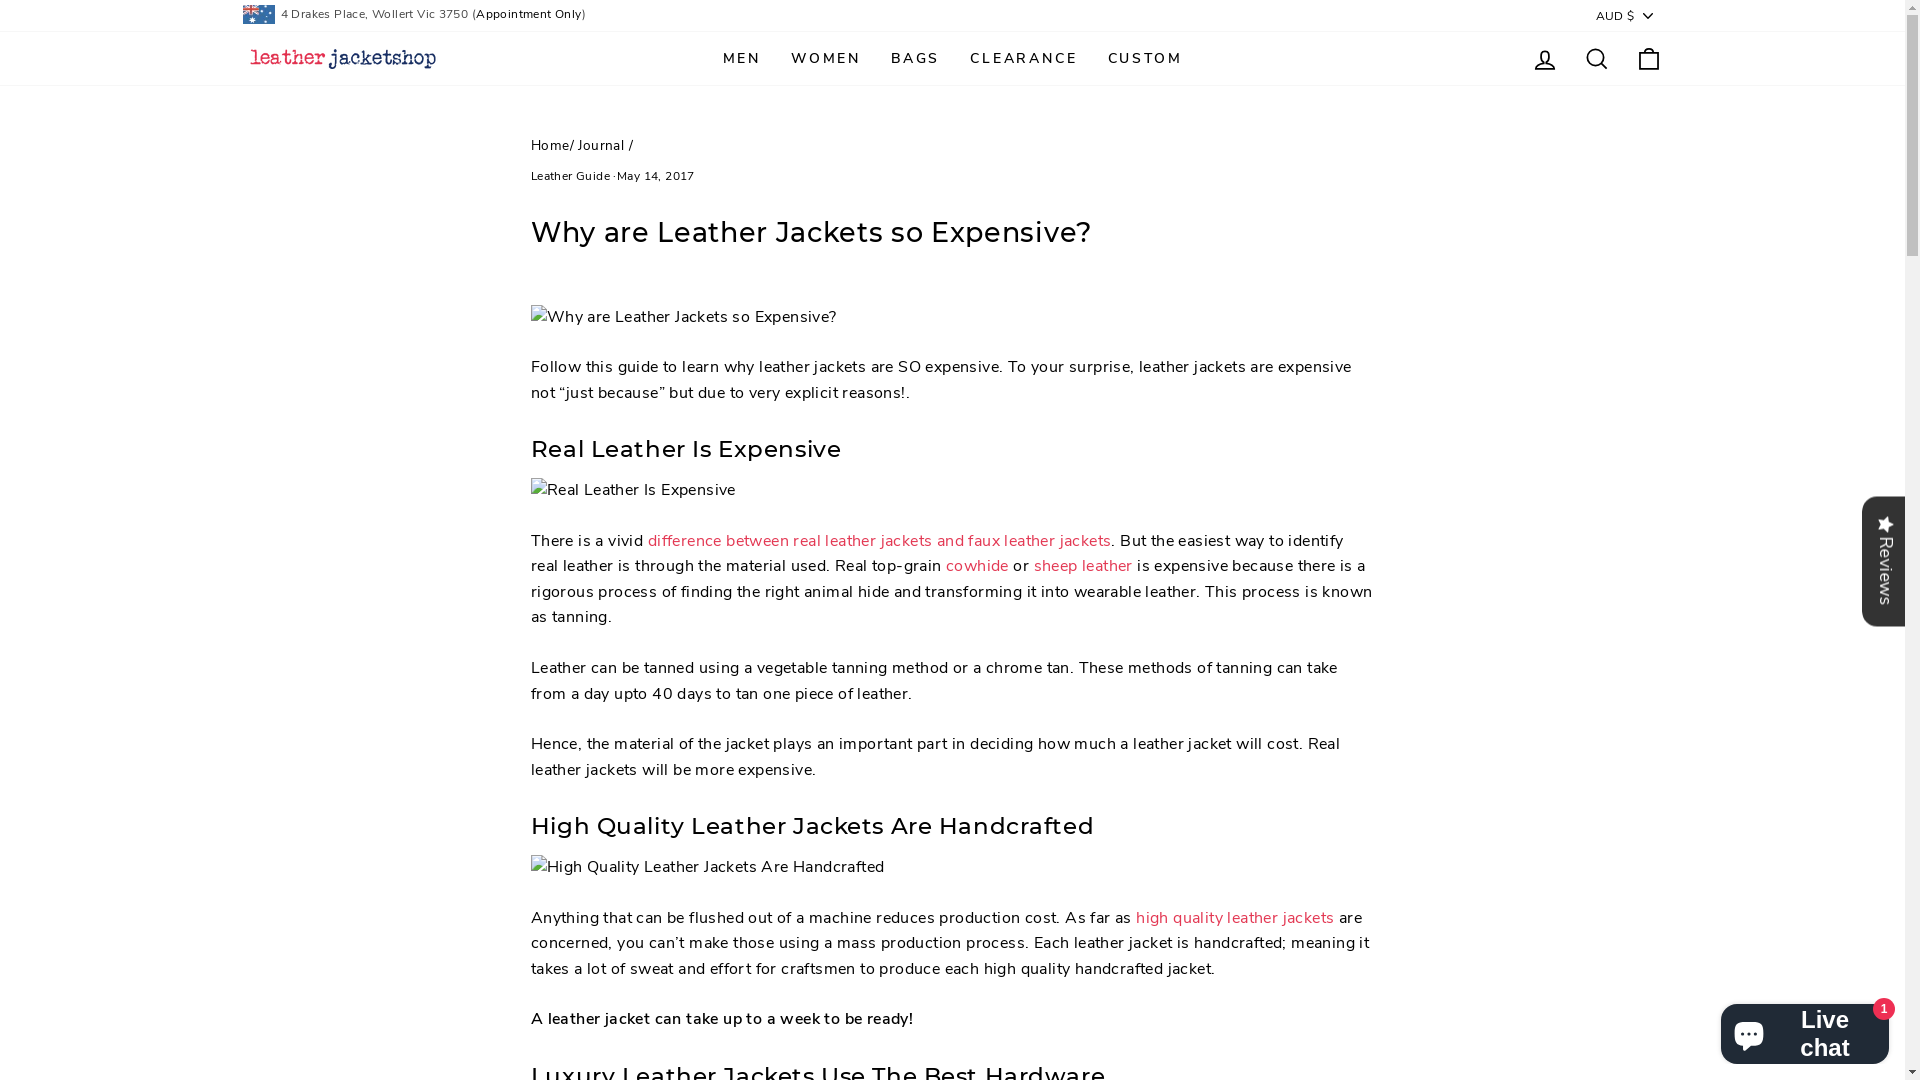 This screenshot has width=1920, height=1080. What do you see at coordinates (775, 57) in the screenshot?
I see `'WOMEN'` at bounding box center [775, 57].